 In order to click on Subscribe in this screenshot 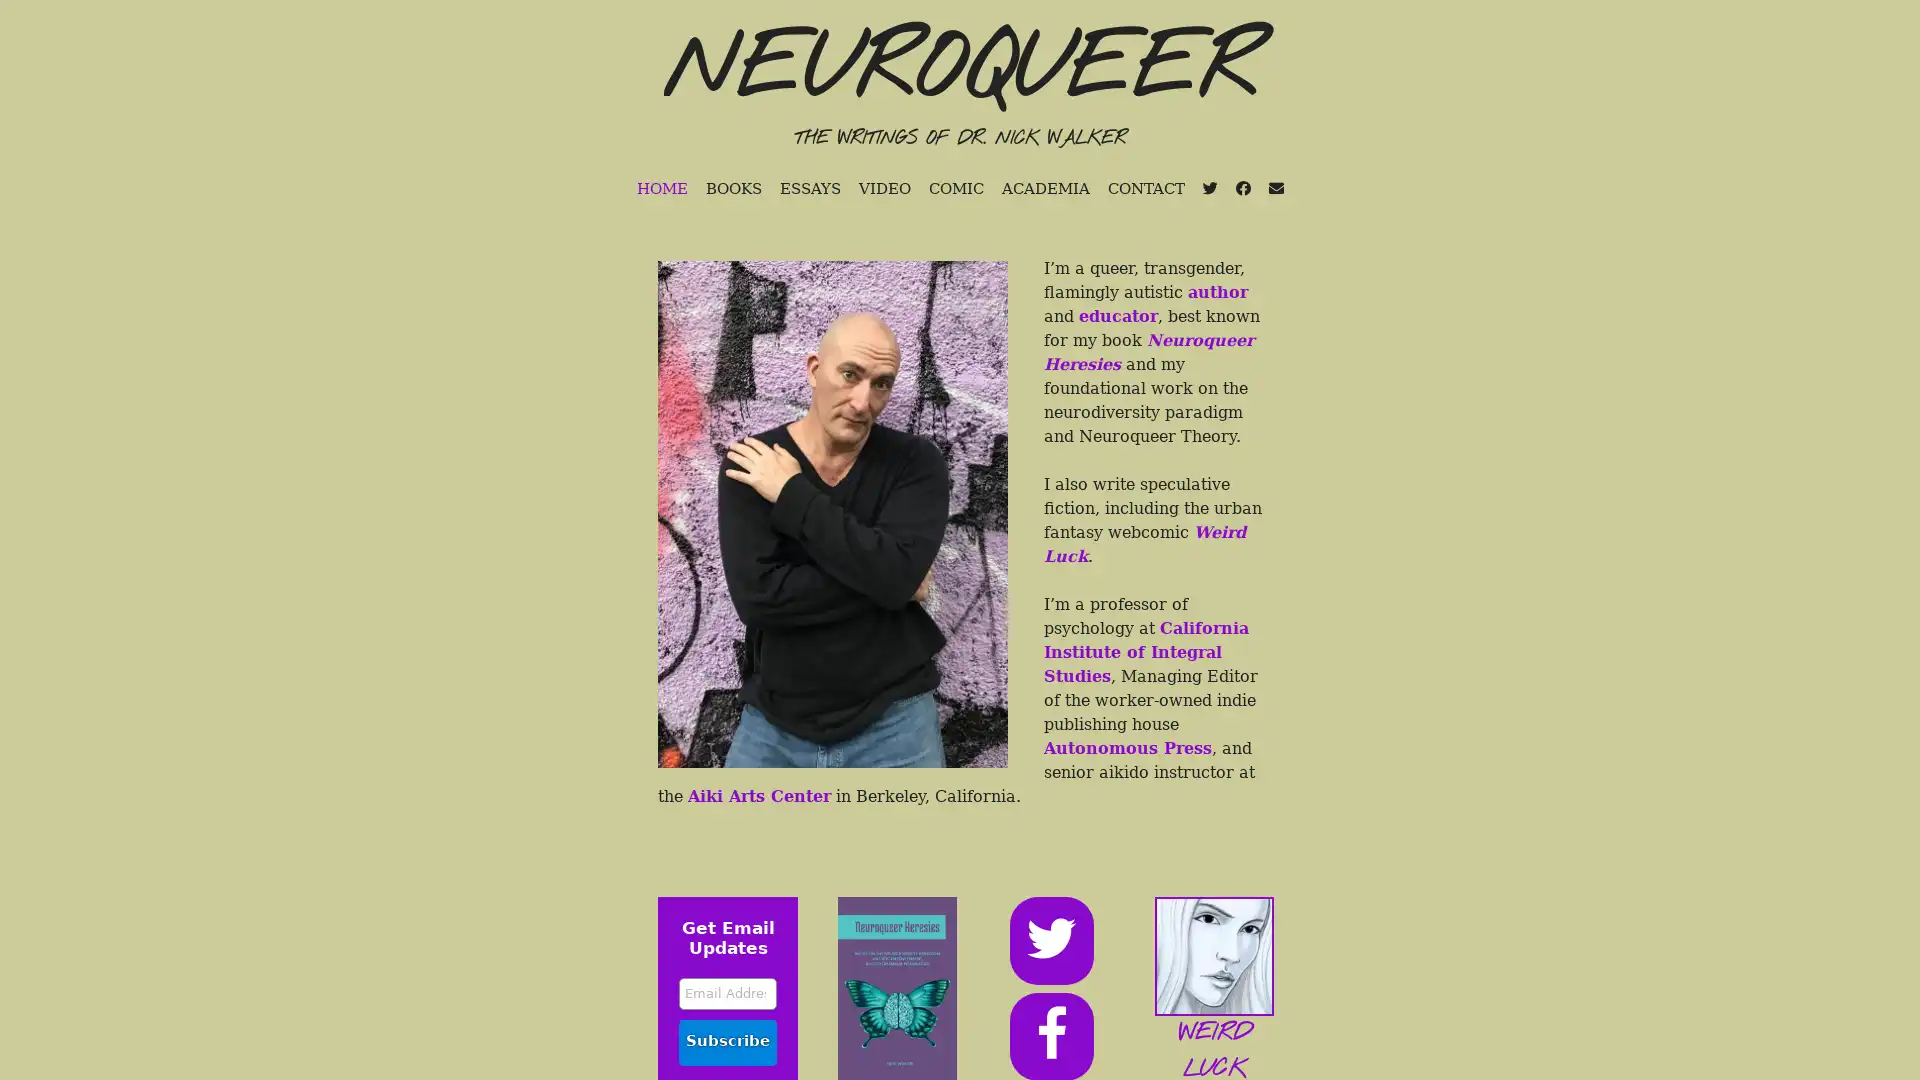, I will do `click(727, 1039)`.